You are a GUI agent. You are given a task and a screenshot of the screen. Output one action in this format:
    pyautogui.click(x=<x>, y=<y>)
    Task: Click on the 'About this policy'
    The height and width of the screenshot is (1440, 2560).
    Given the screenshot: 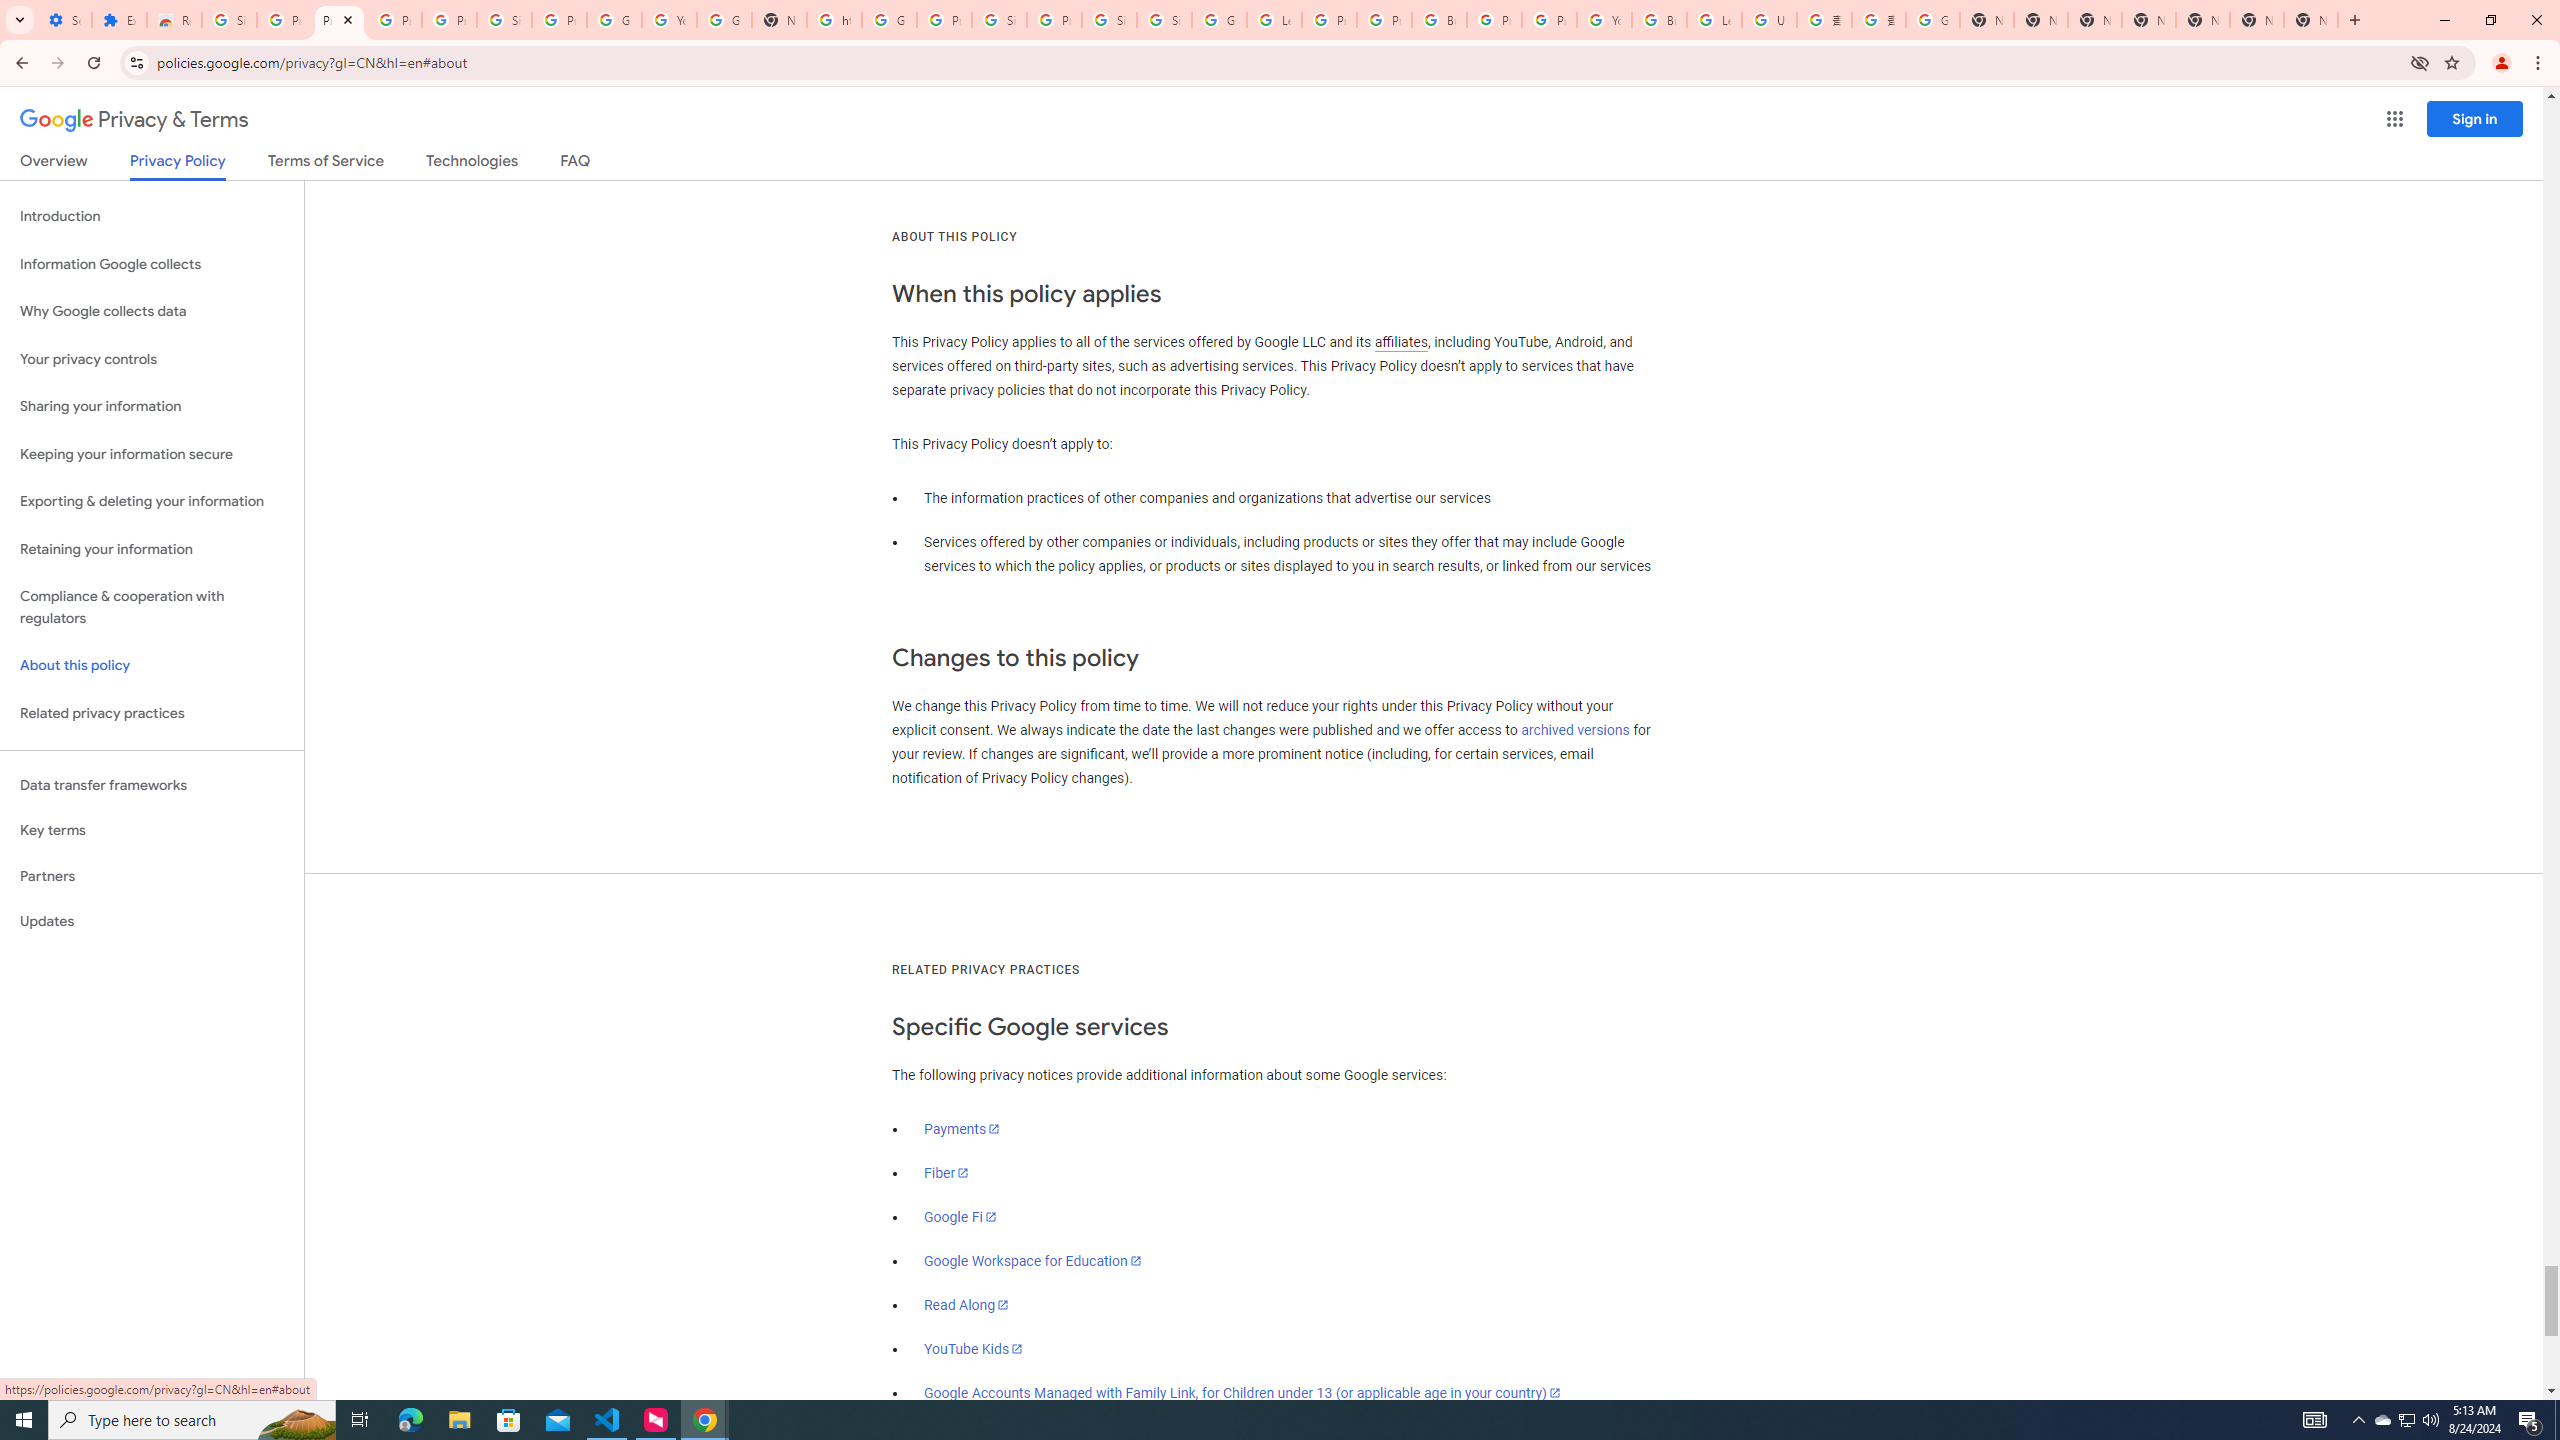 What is the action you would take?
    pyautogui.click(x=151, y=666)
    